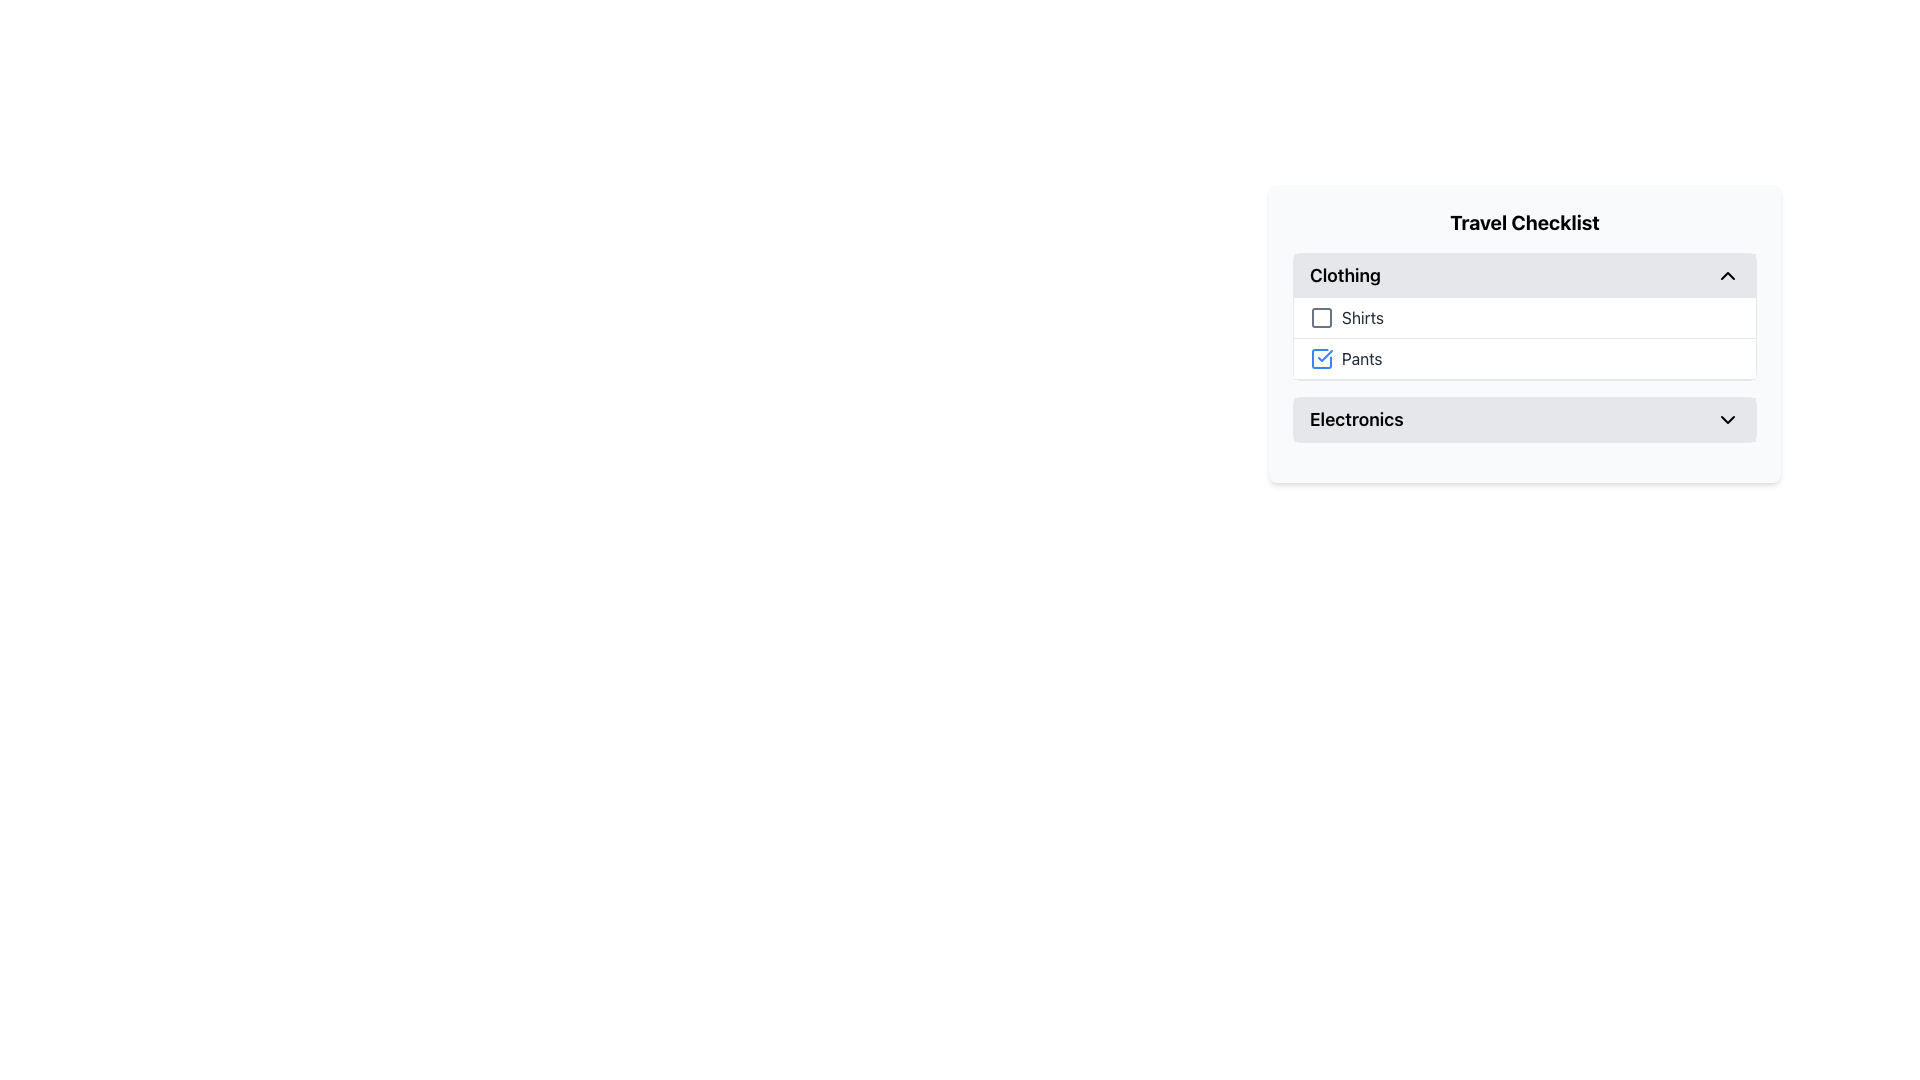 The image size is (1920, 1080). I want to click on the upward arrow icon at the right end of the 'Clothing' header, so click(1727, 276).